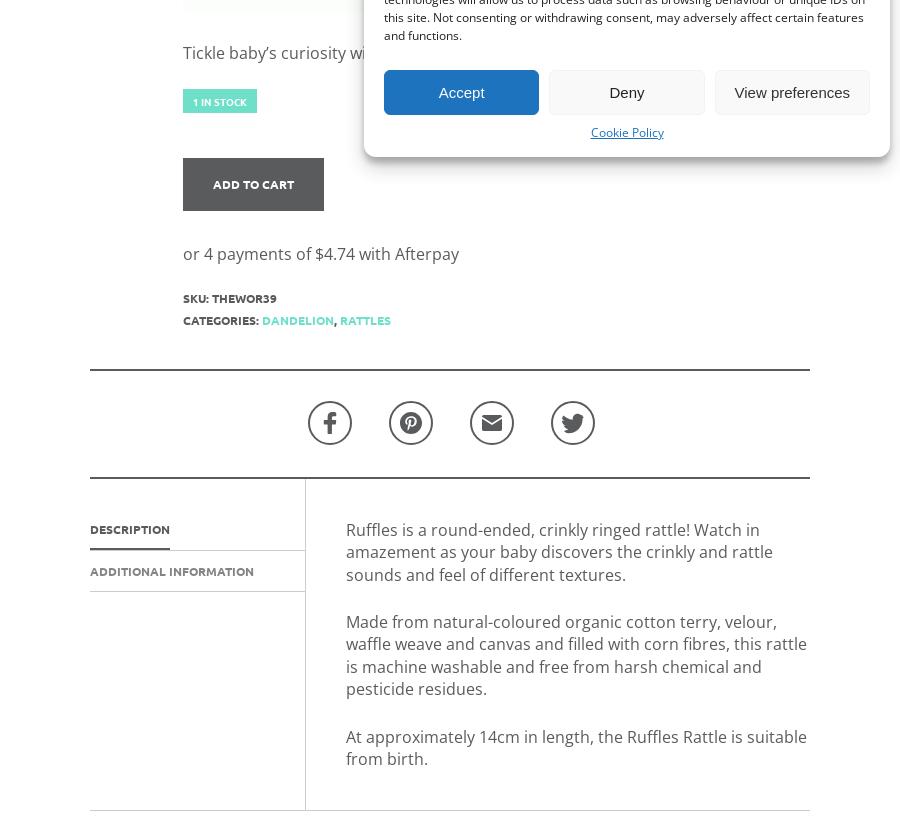 This screenshot has width=900, height=833. What do you see at coordinates (89, 569) in the screenshot?
I see `'Additional information'` at bounding box center [89, 569].